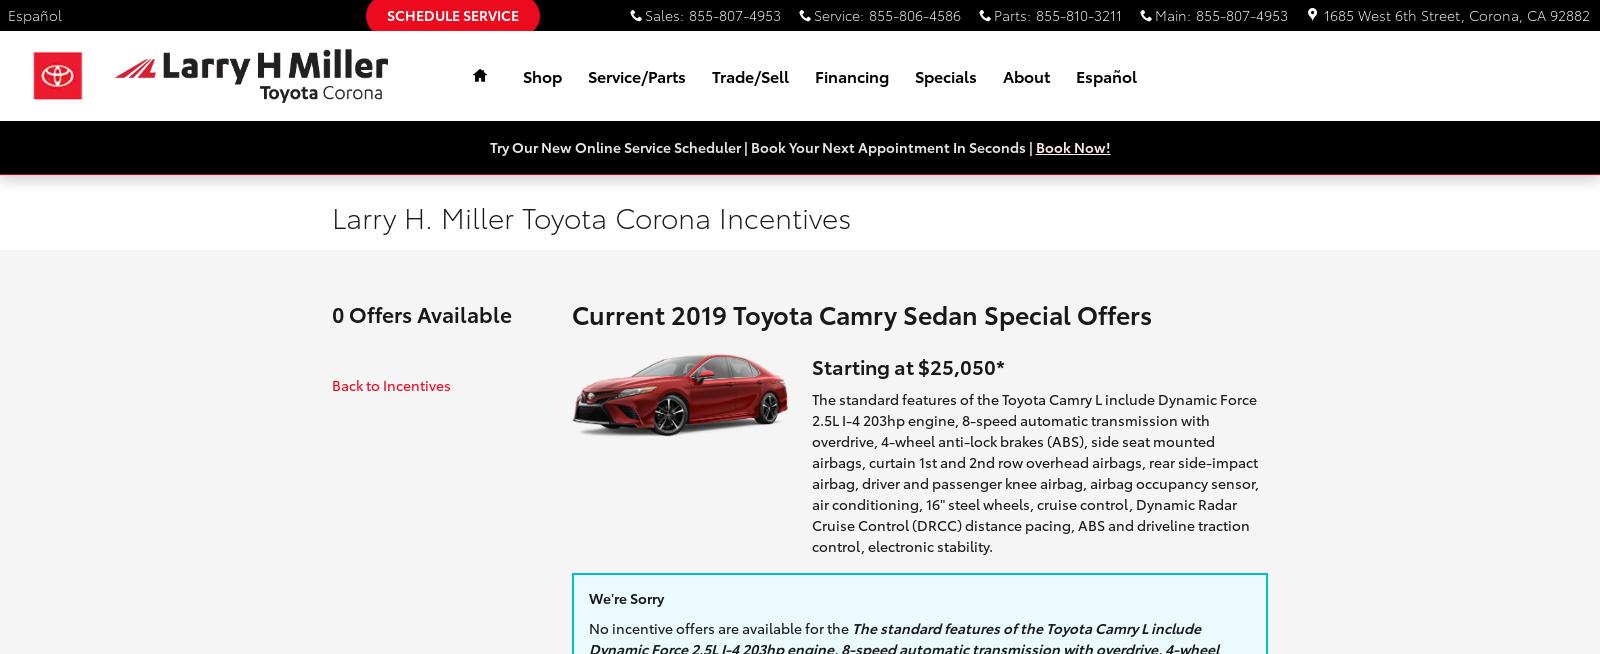 The height and width of the screenshot is (654, 1600). What do you see at coordinates (451, 13) in the screenshot?
I see `'Schedule Service'` at bounding box center [451, 13].